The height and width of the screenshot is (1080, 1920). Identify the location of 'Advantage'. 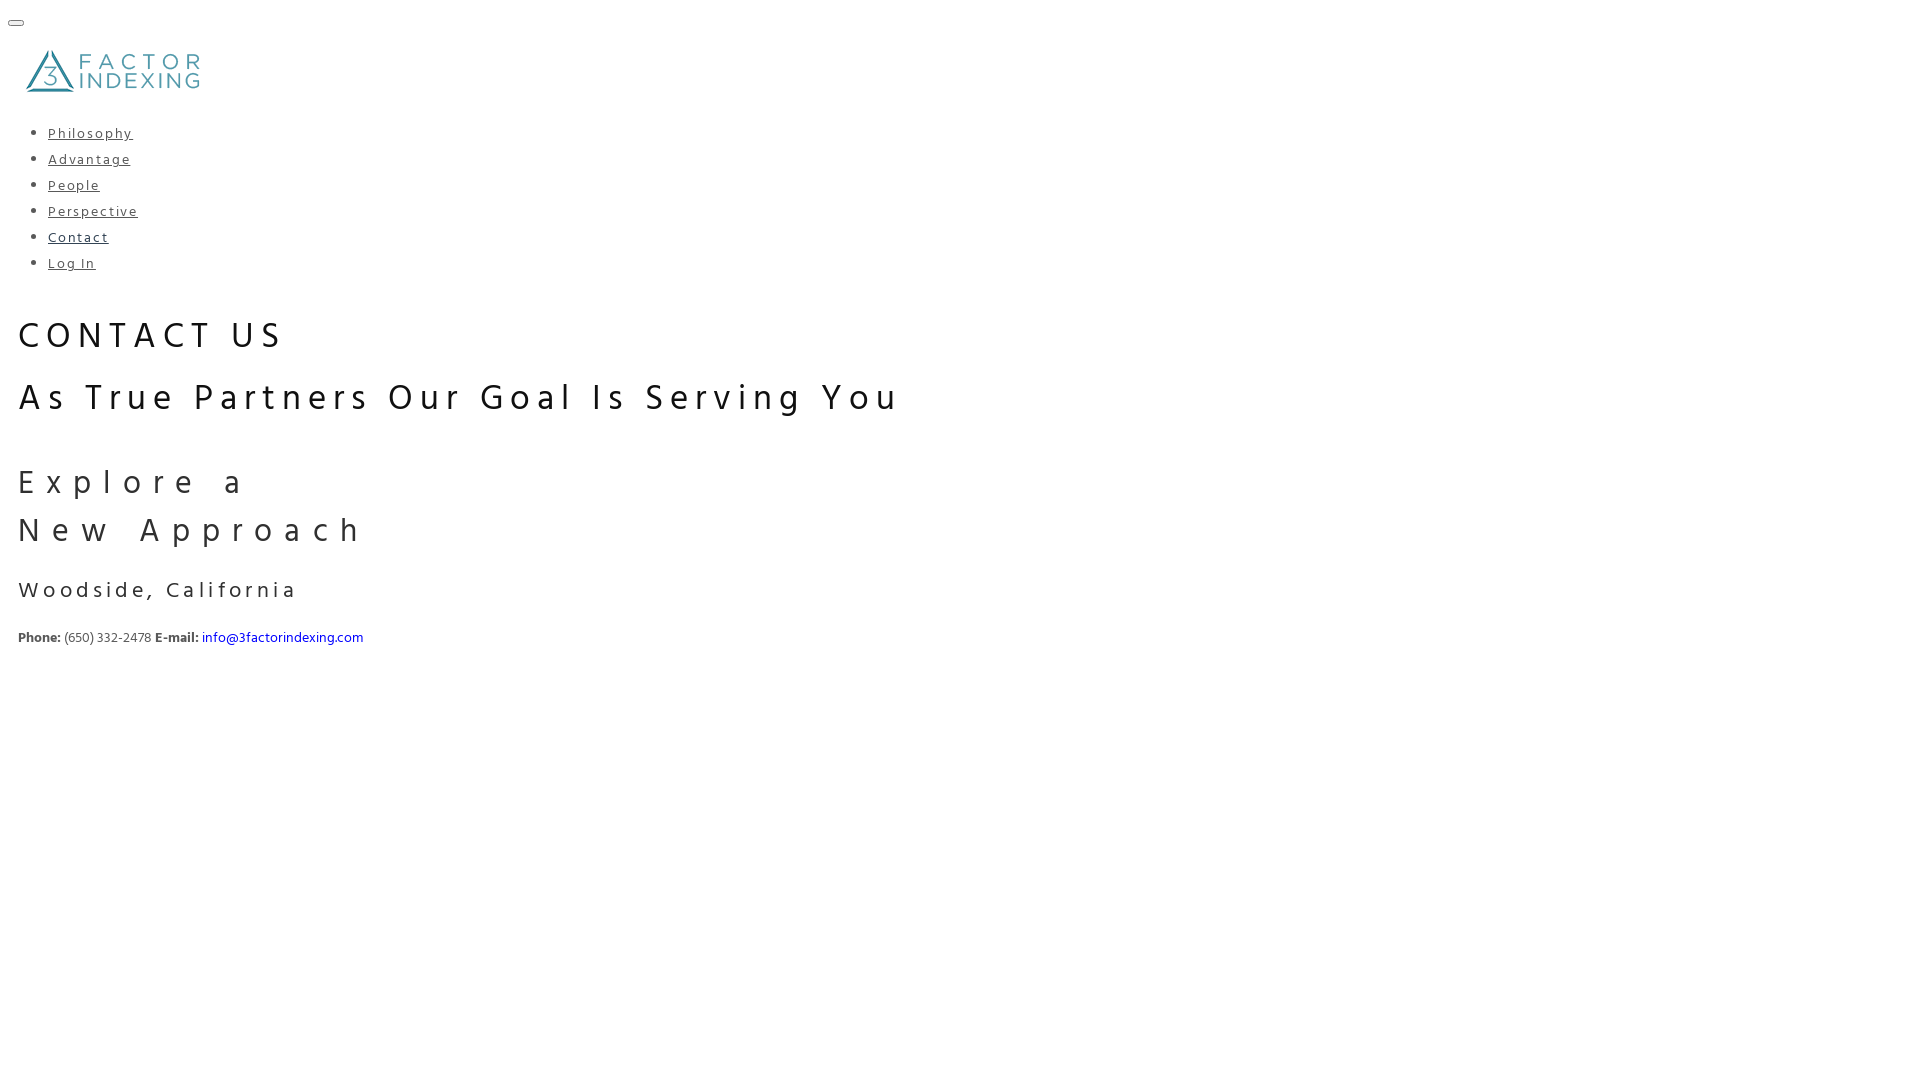
(88, 159).